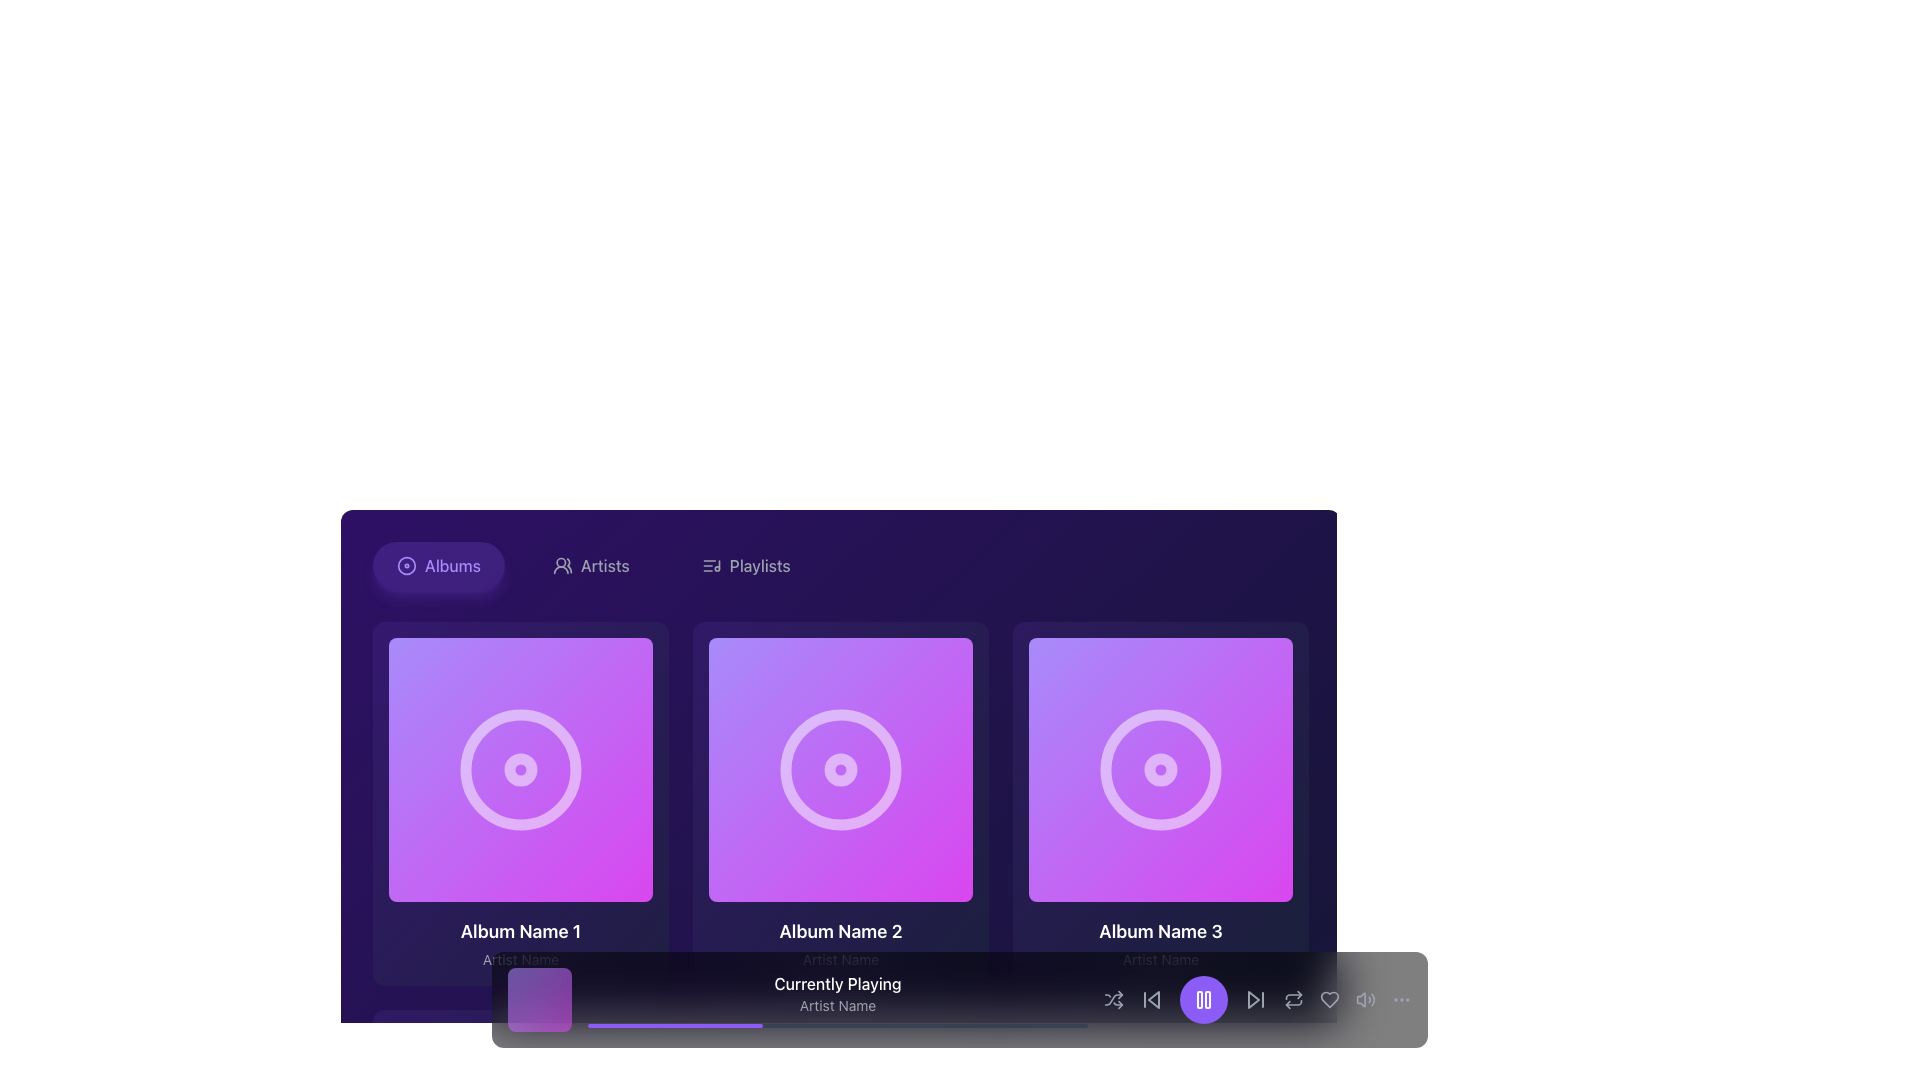  What do you see at coordinates (840, 932) in the screenshot?
I see `text label displaying 'Album Name 2', which is positioned below the album cover image and above the artist's name` at bounding box center [840, 932].